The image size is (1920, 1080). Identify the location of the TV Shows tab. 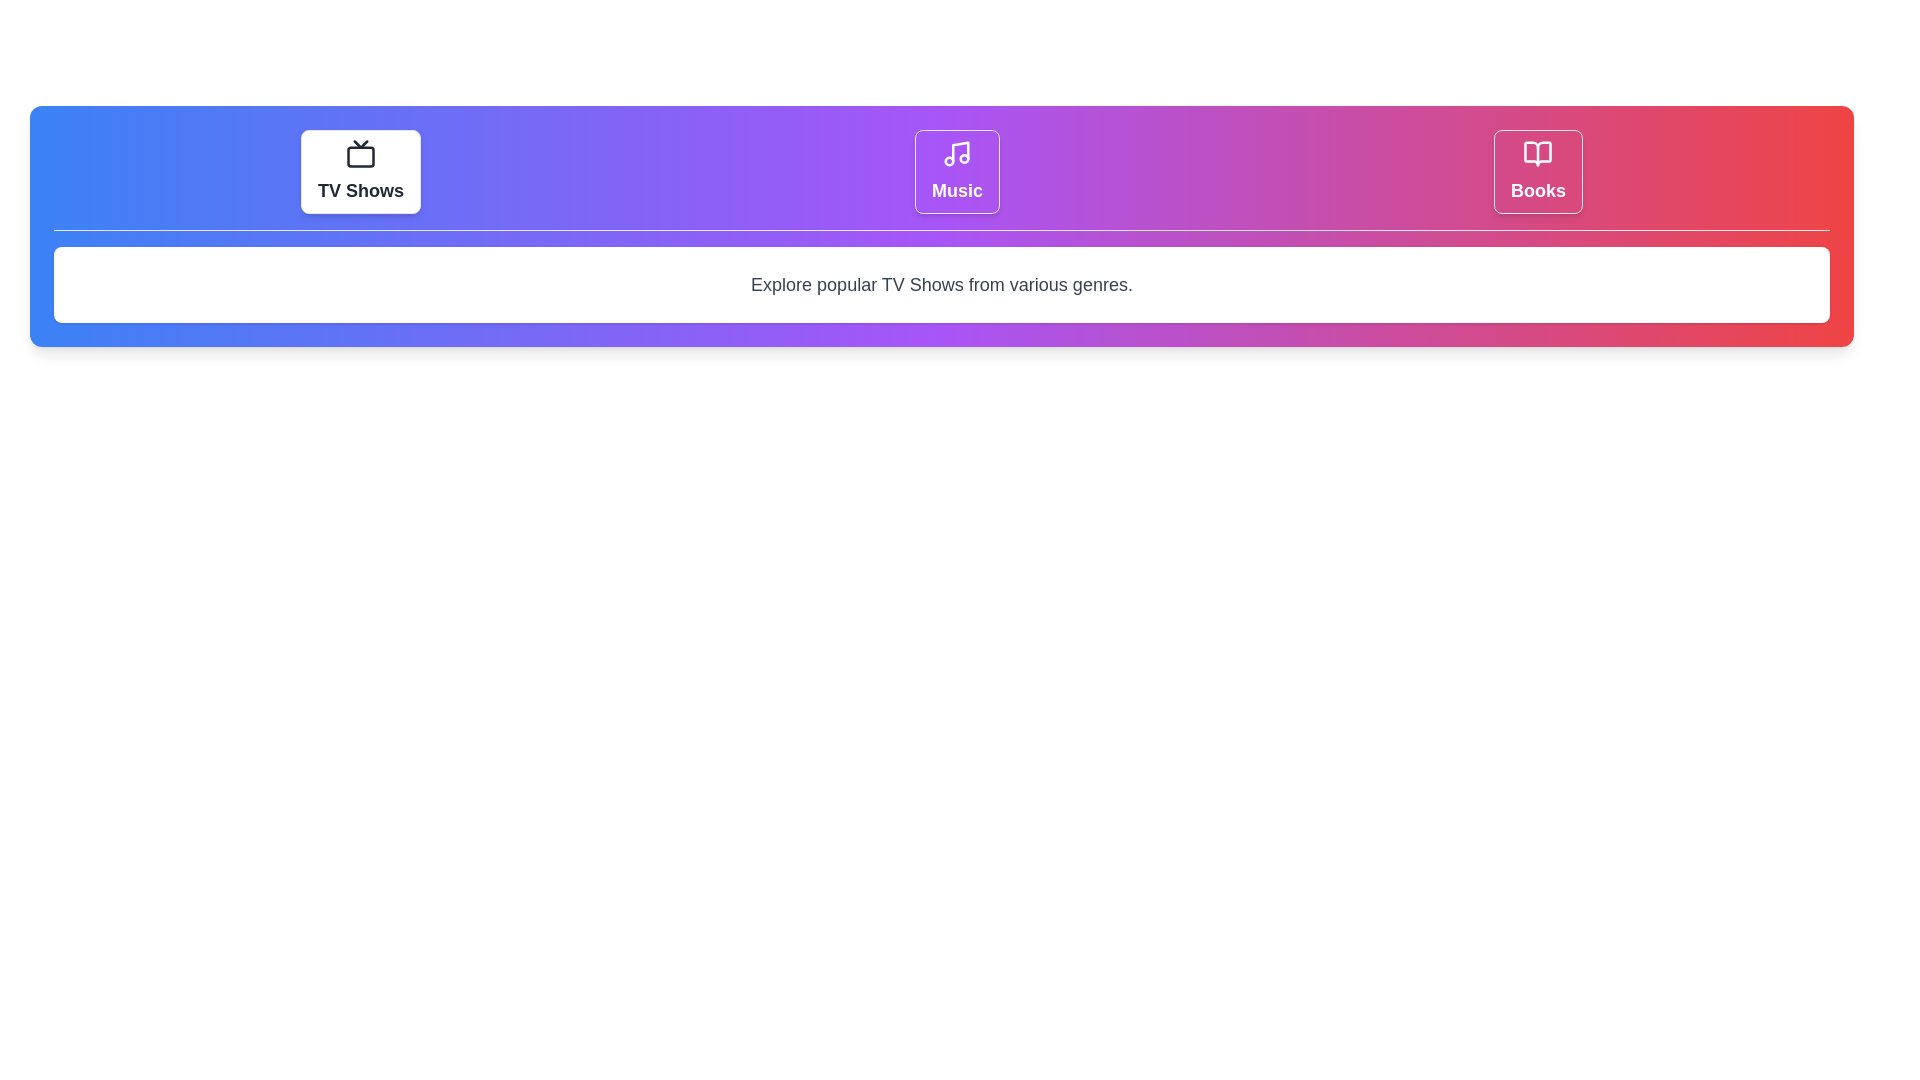
(360, 171).